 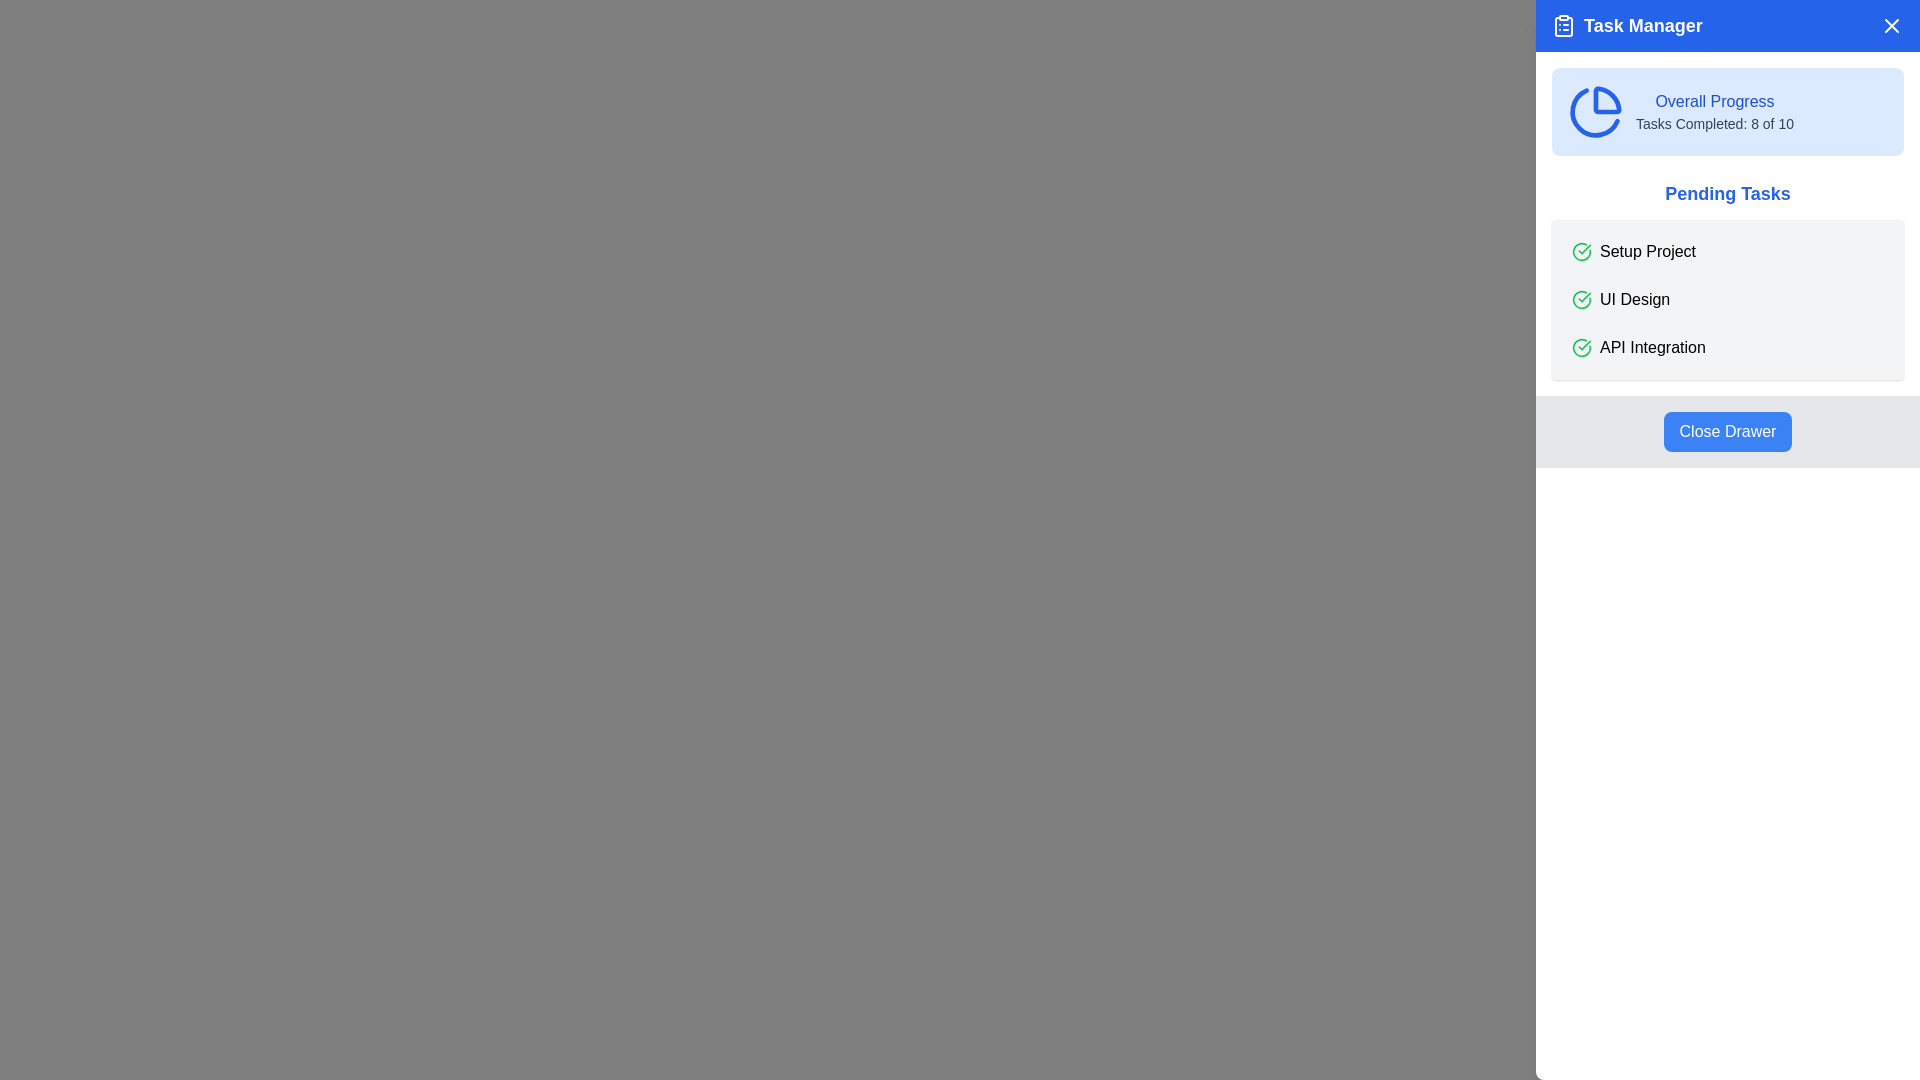 I want to click on the 'API Integration' text label located in the 'Pending Tasks' section of the task sidebar, which is above subsequent tasks and aligned with a green checkmark icon on its left, so click(x=1652, y=346).